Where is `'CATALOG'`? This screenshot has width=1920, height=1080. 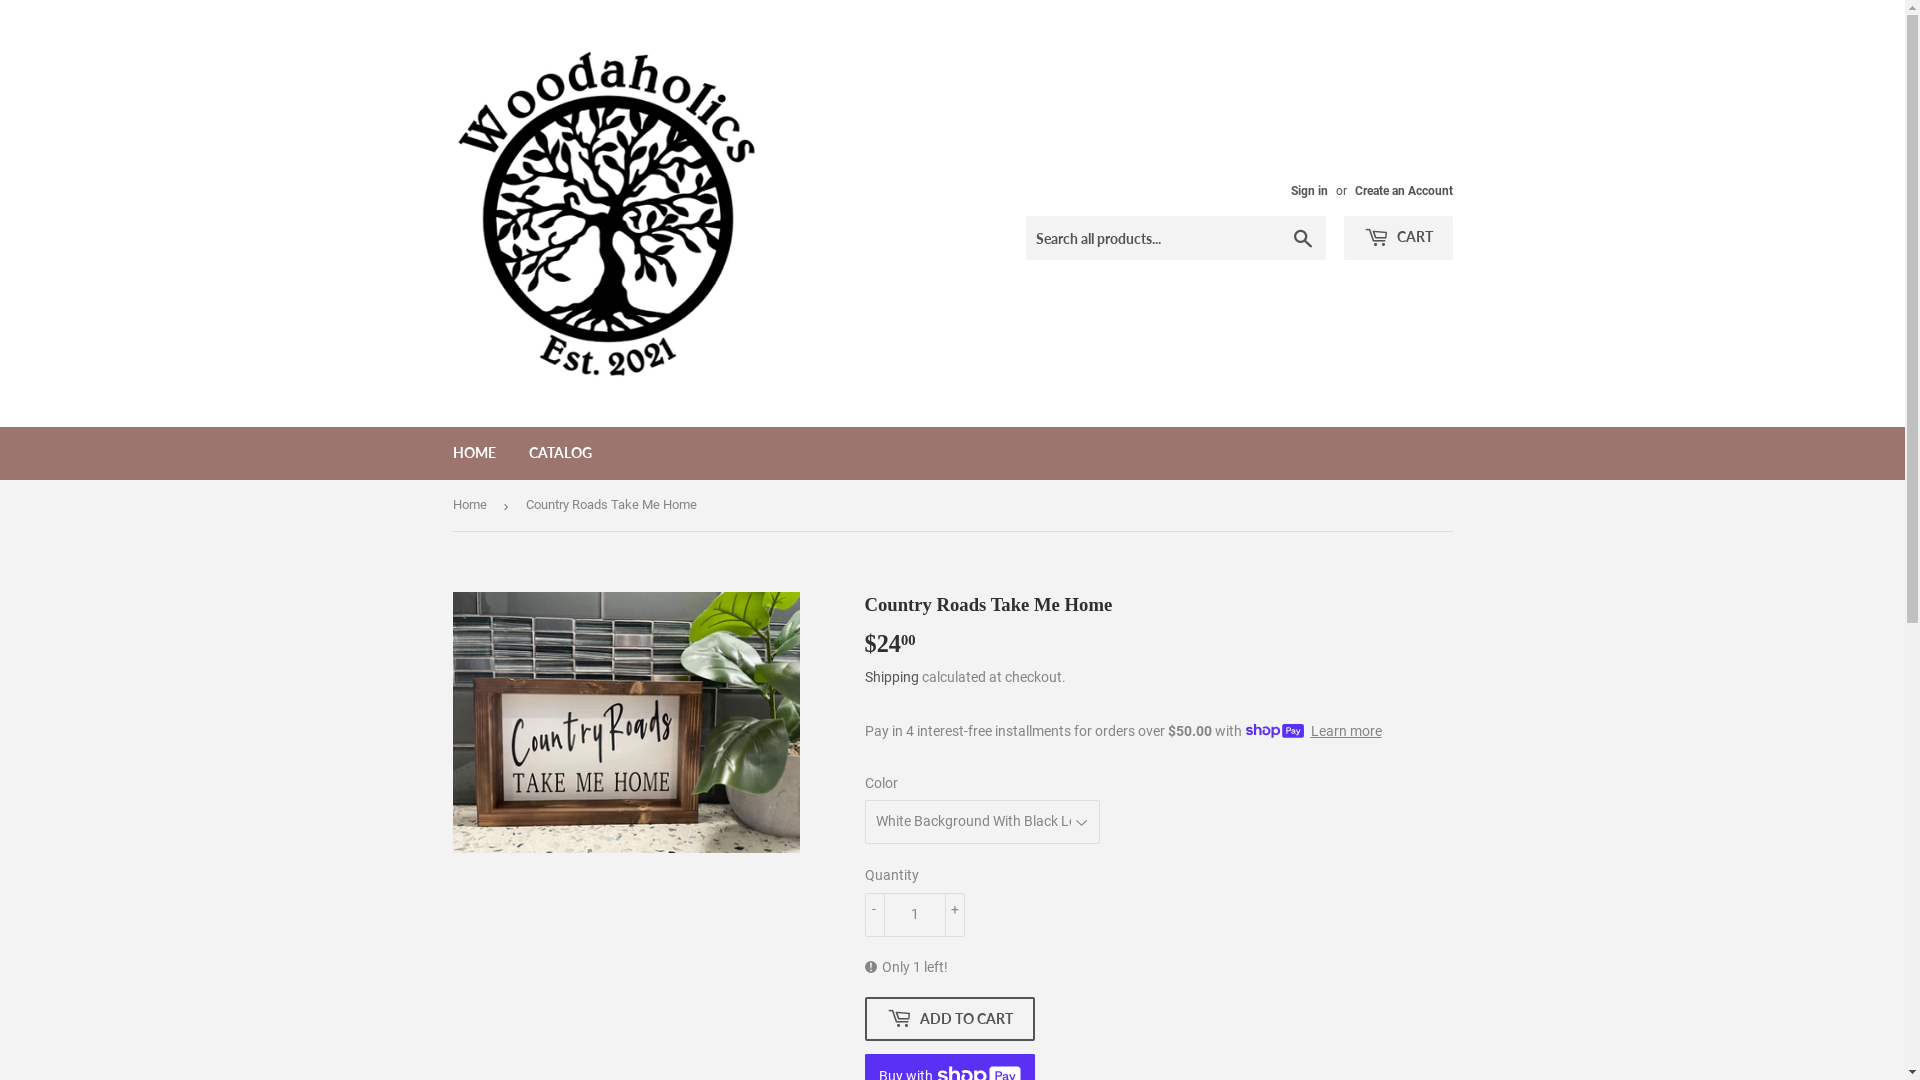
'CATALOG' is located at coordinates (560, 452).